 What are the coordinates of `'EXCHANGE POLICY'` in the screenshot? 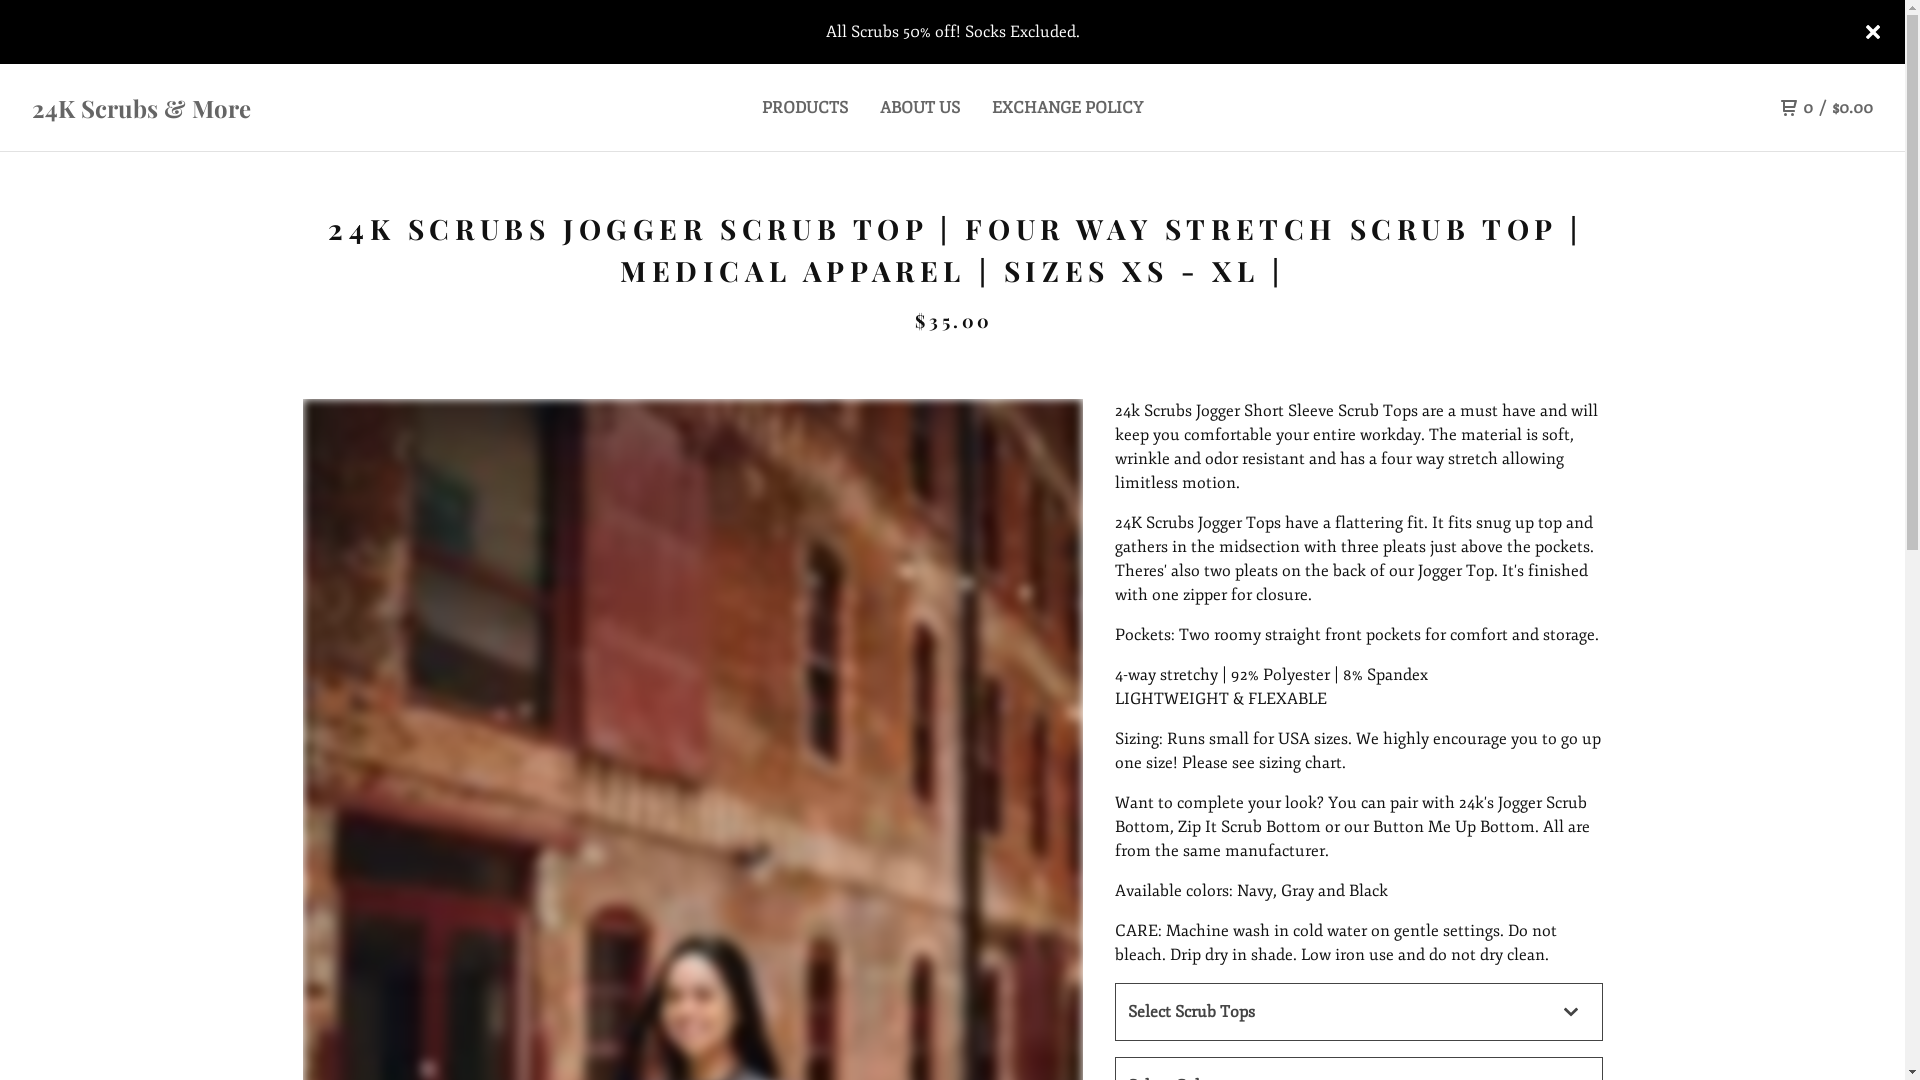 It's located at (992, 108).